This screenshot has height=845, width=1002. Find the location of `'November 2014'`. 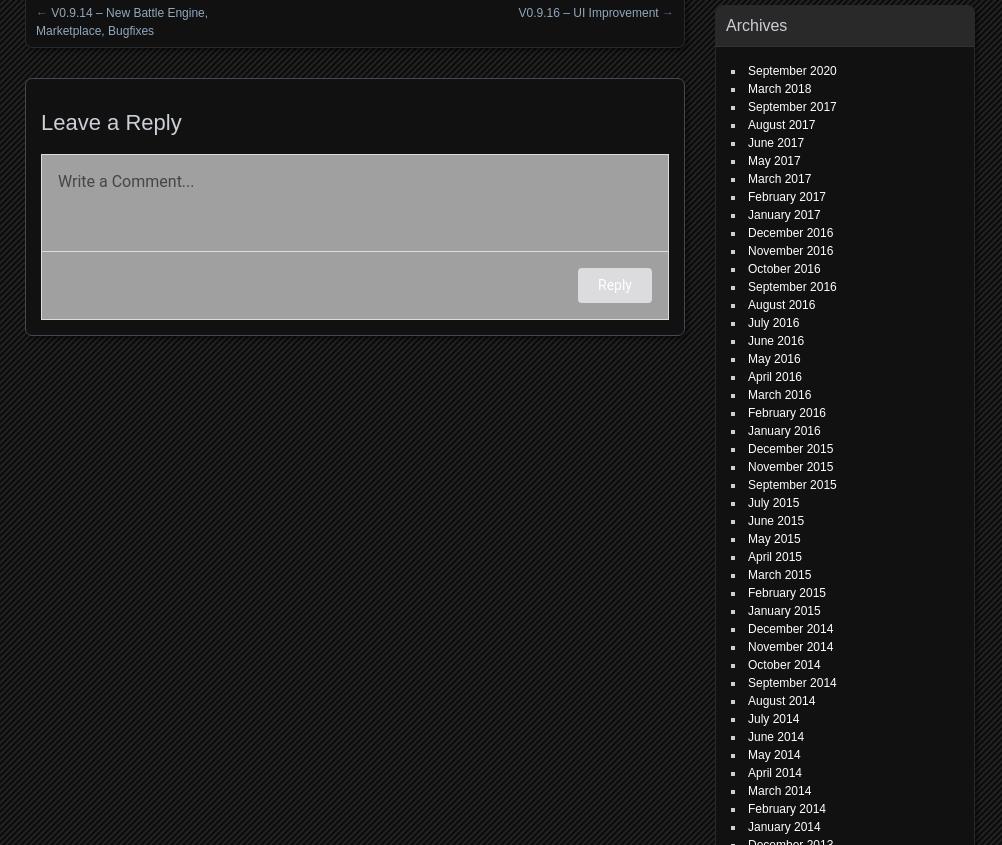

'November 2014' is located at coordinates (789, 647).